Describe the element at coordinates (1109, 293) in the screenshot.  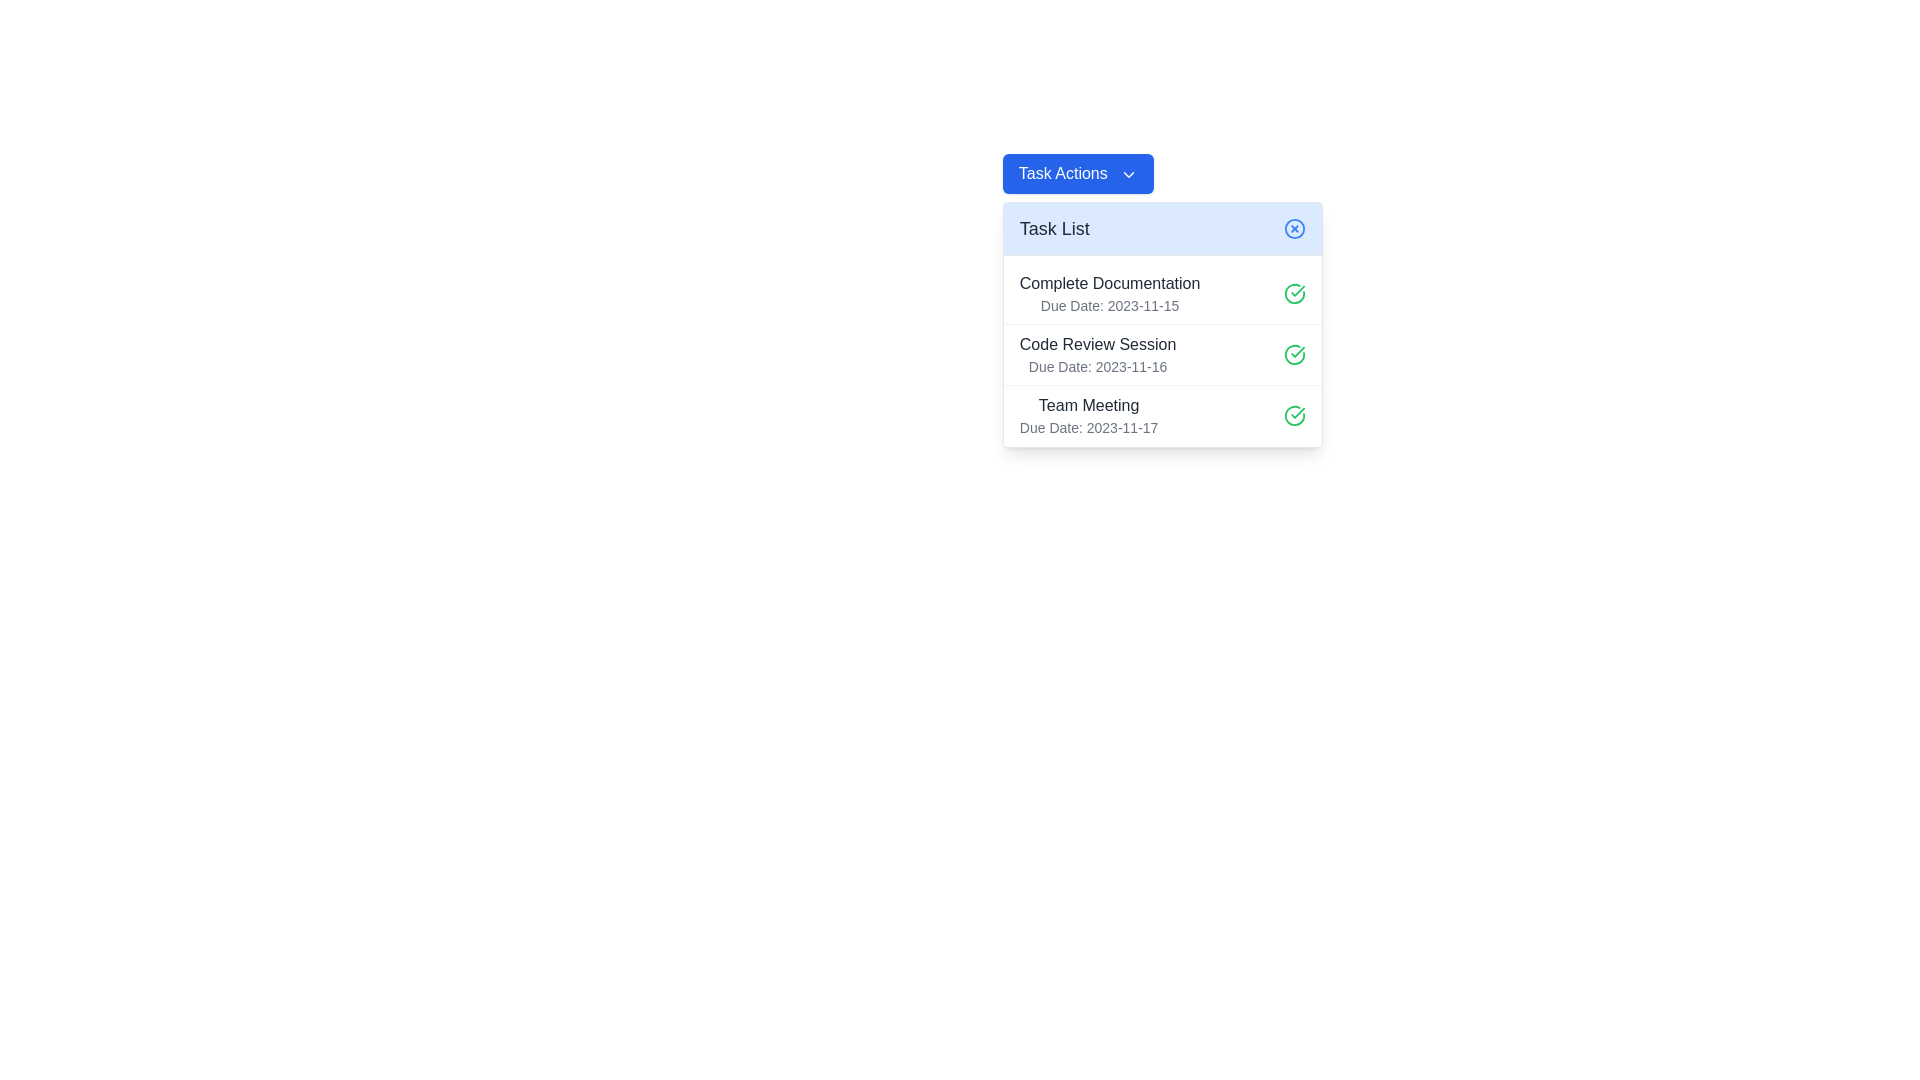
I see `text from the first entry in the 'Task List' panel, which includes the title and due date of a specific task` at that location.